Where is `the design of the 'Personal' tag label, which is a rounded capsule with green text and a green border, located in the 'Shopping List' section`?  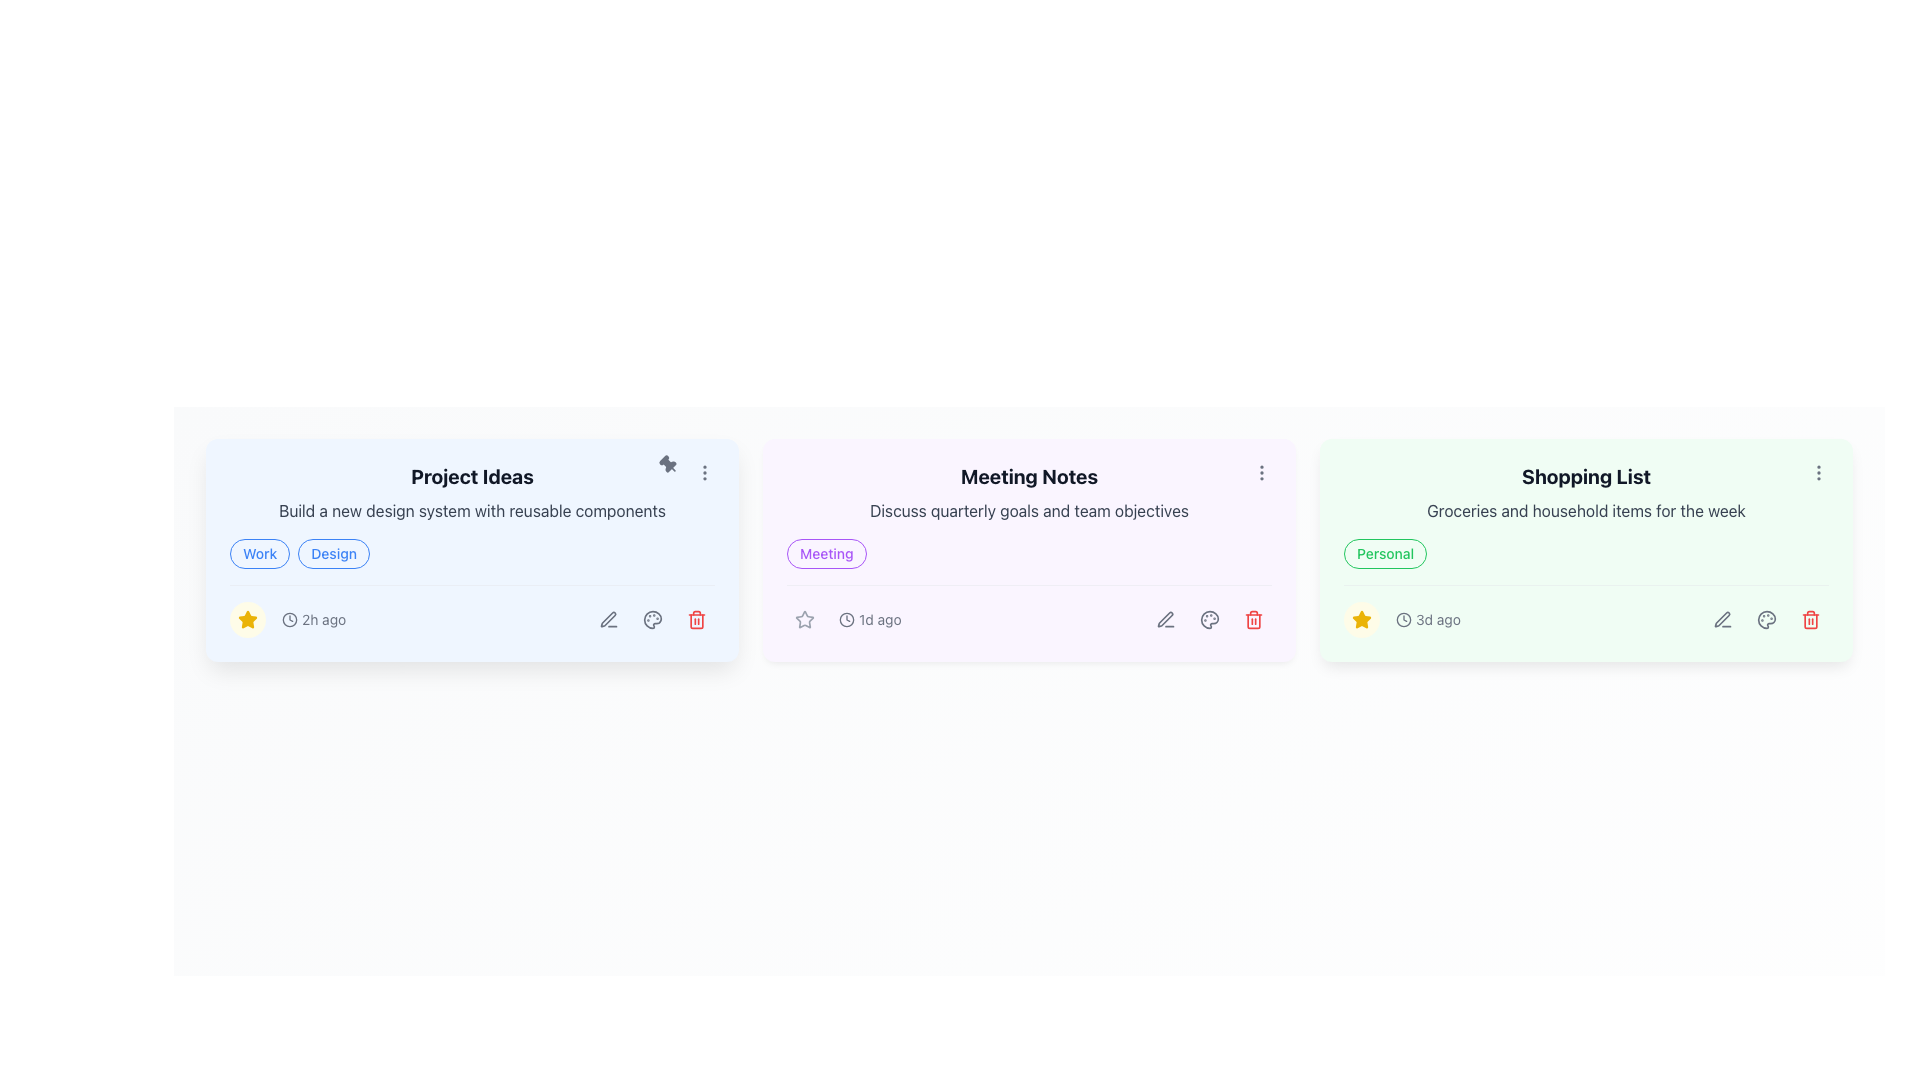 the design of the 'Personal' tag label, which is a rounded capsule with green text and a green border, located in the 'Shopping List' section is located at coordinates (1384, 554).